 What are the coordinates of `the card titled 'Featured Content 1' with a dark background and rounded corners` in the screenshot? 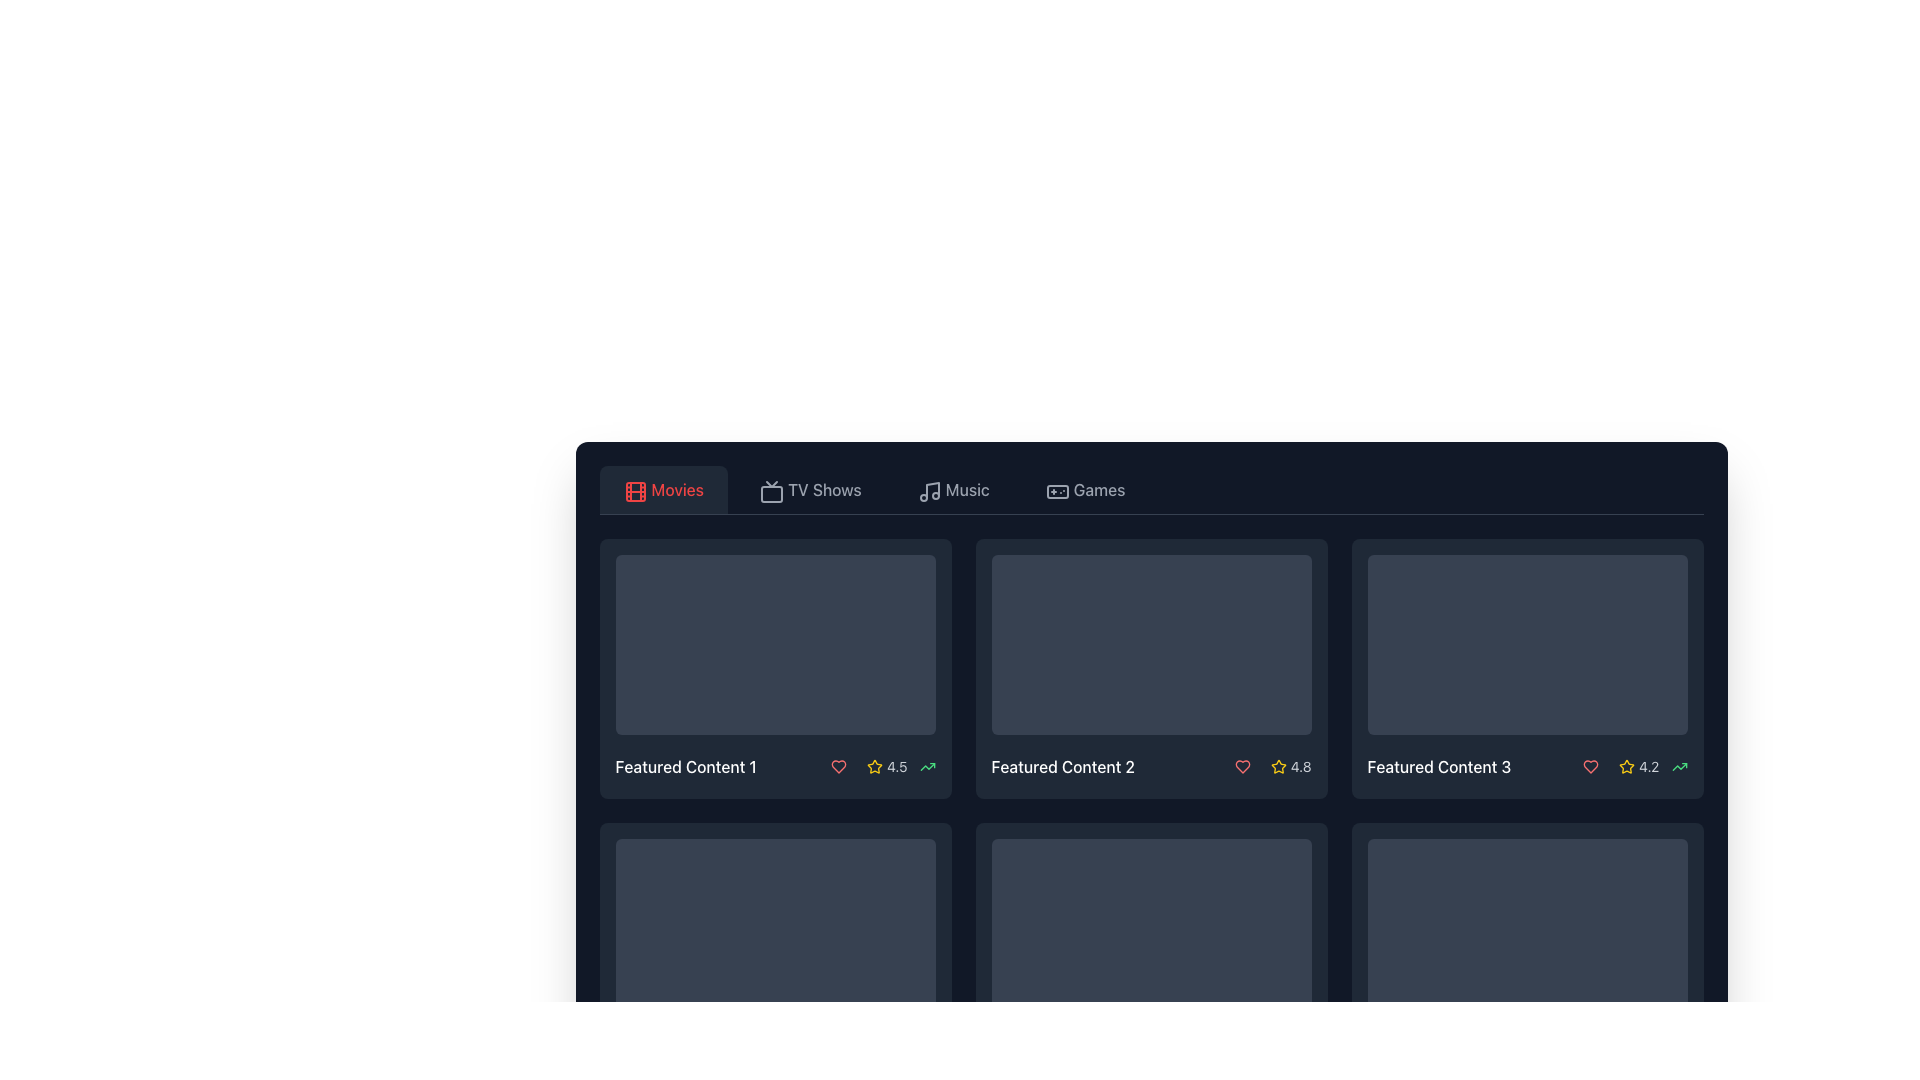 It's located at (774, 668).